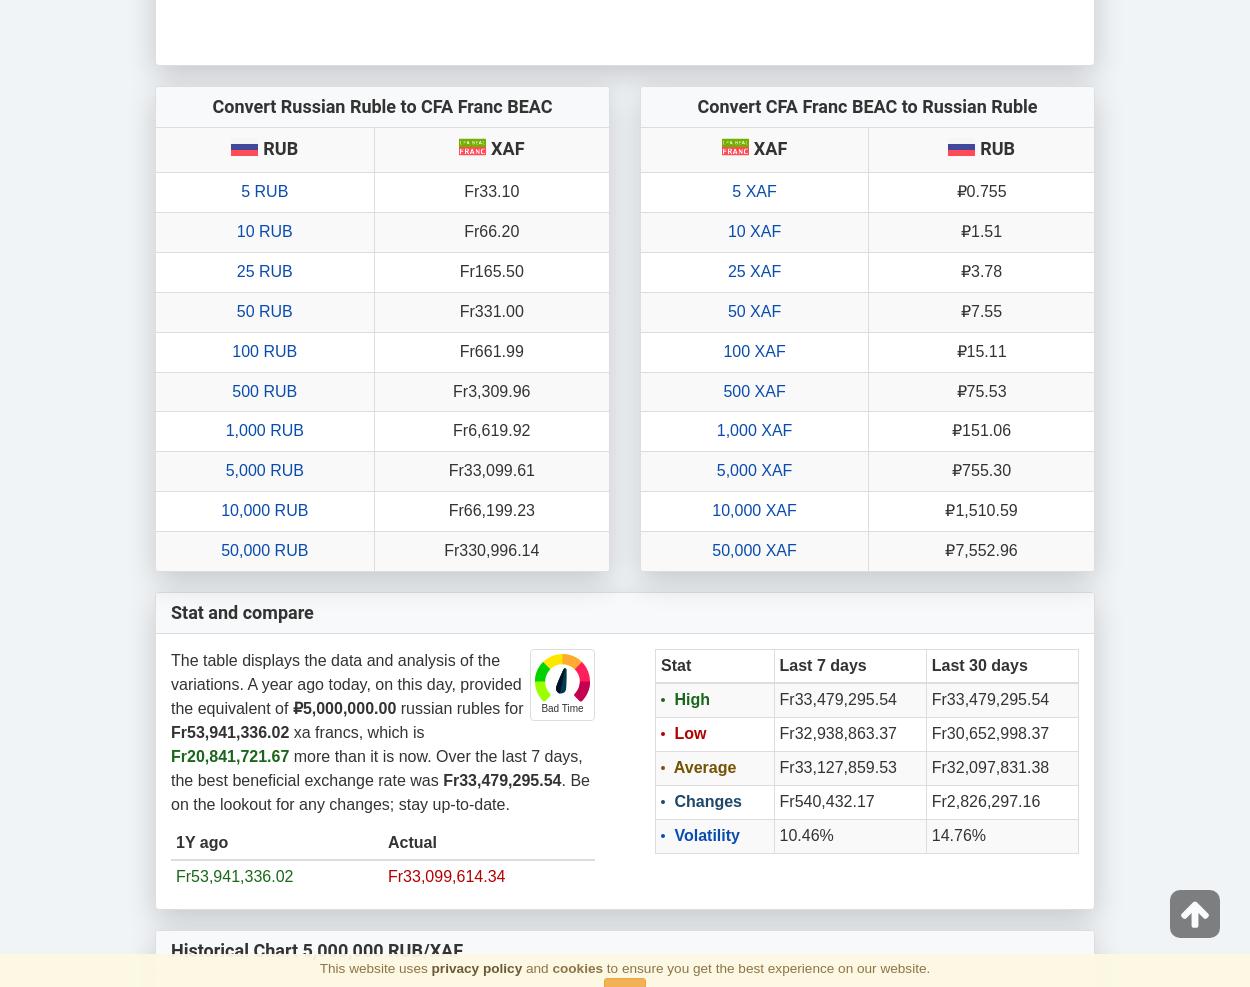  Describe the element at coordinates (316, 950) in the screenshot. I see `'Historical Chart 5,000,000 RUB/XAF'` at that location.